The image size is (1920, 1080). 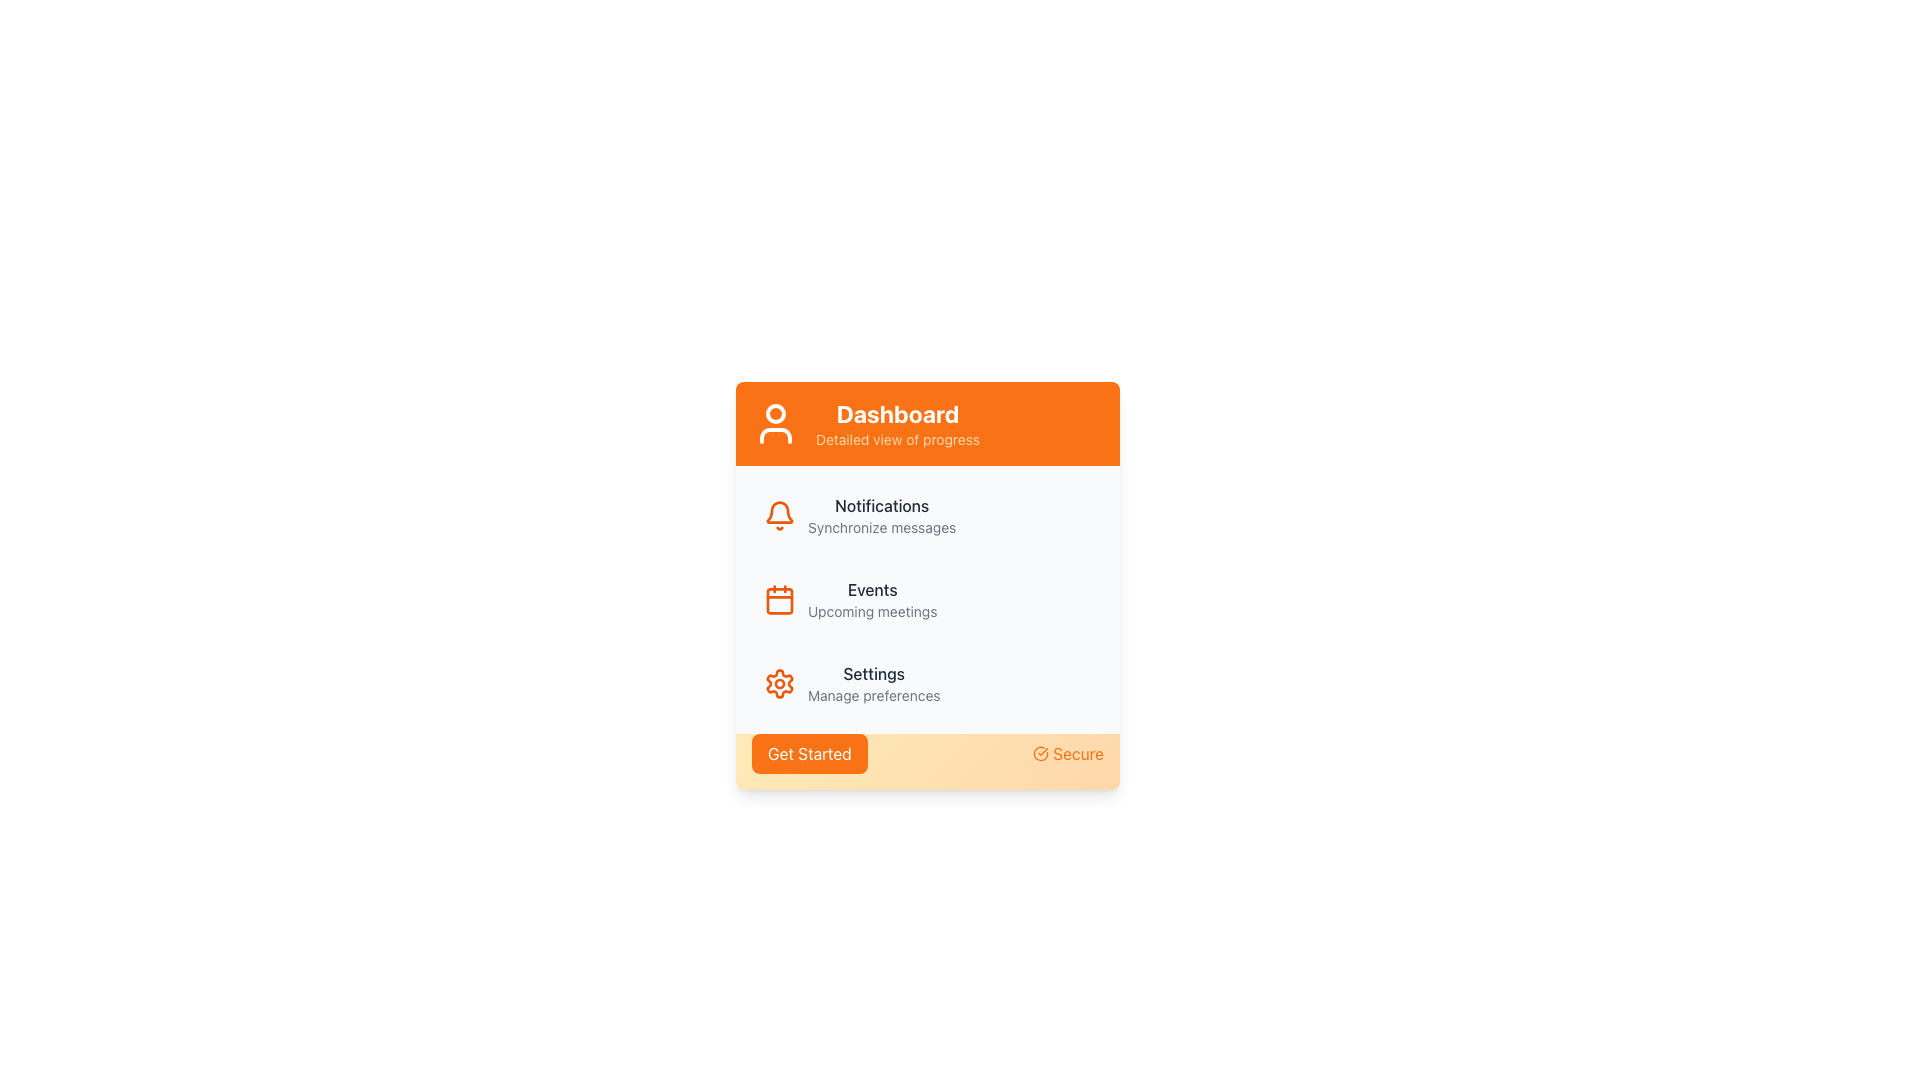 I want to click on the List item featuring a calendar icon and the text 'Events' for accessibility navigation, so click(x=926, y=599).